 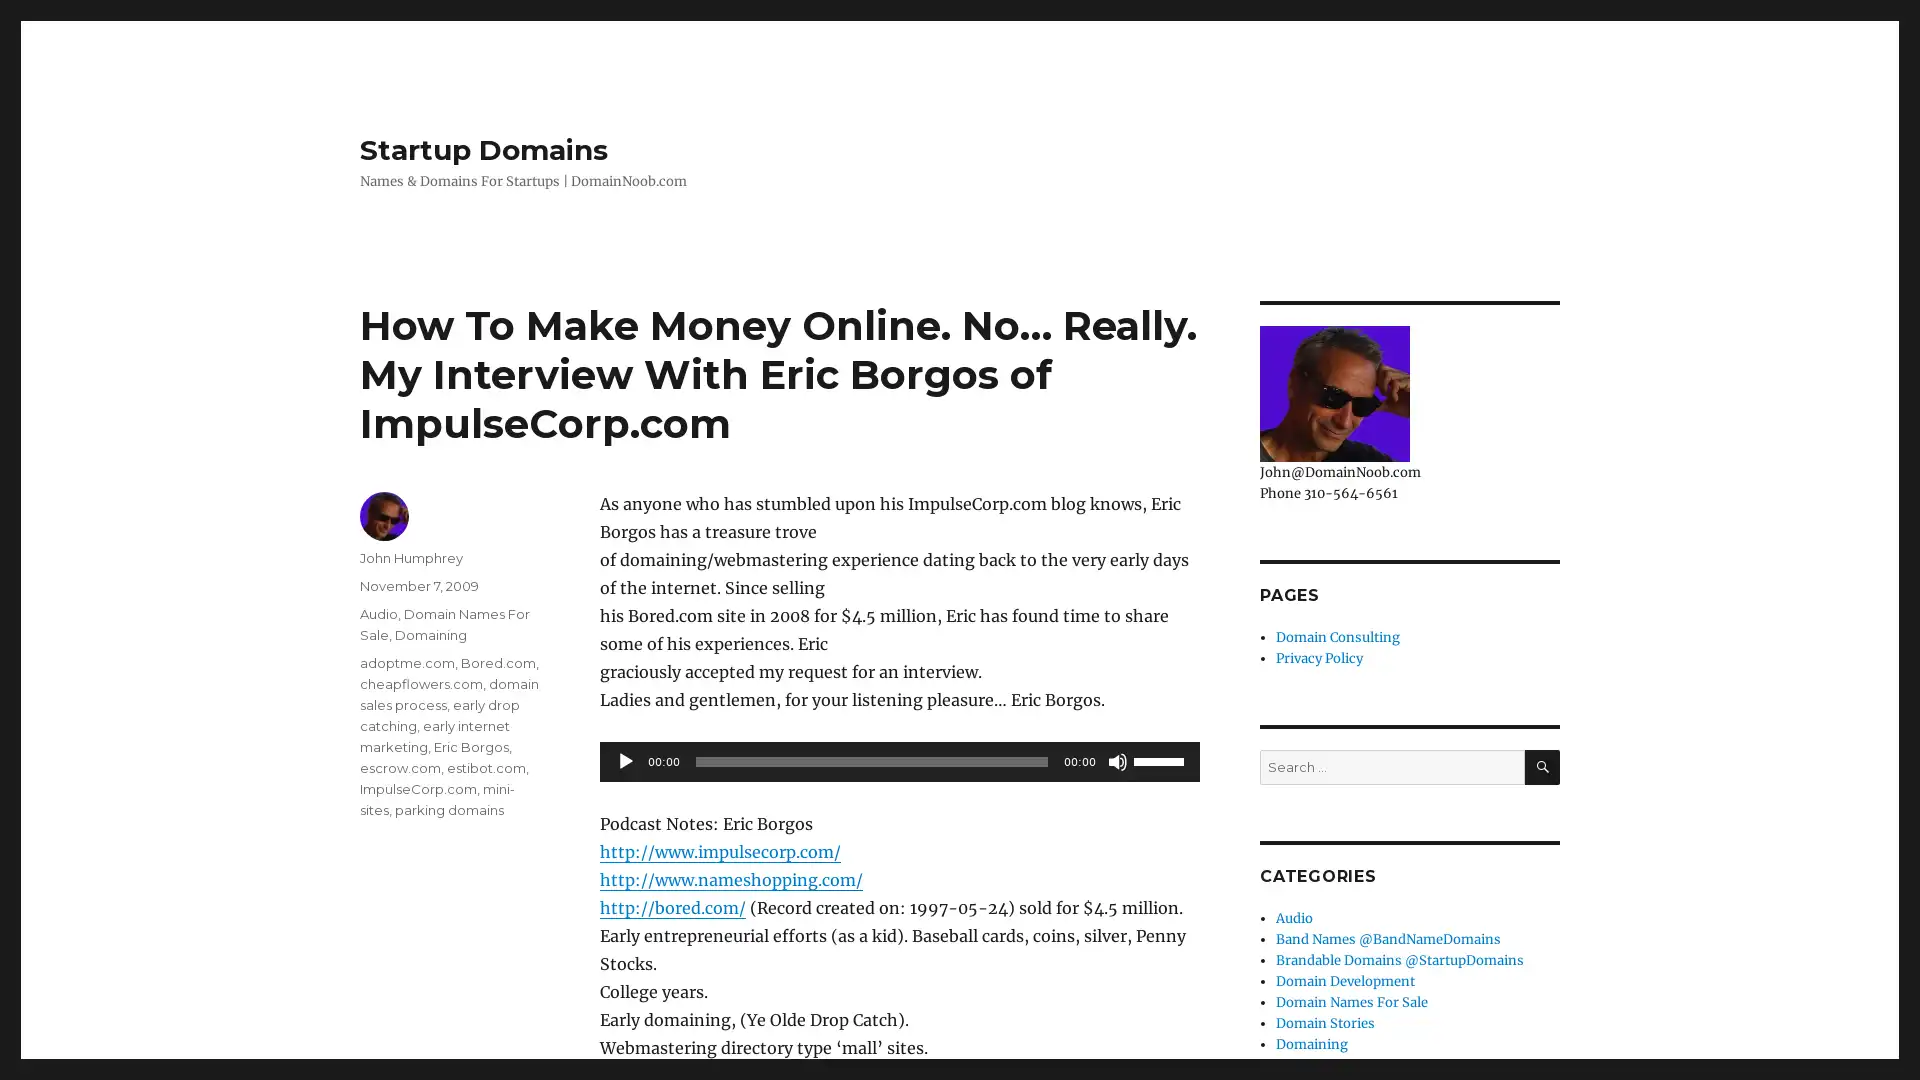 I want to click on Play, so click(x=624, y=762).